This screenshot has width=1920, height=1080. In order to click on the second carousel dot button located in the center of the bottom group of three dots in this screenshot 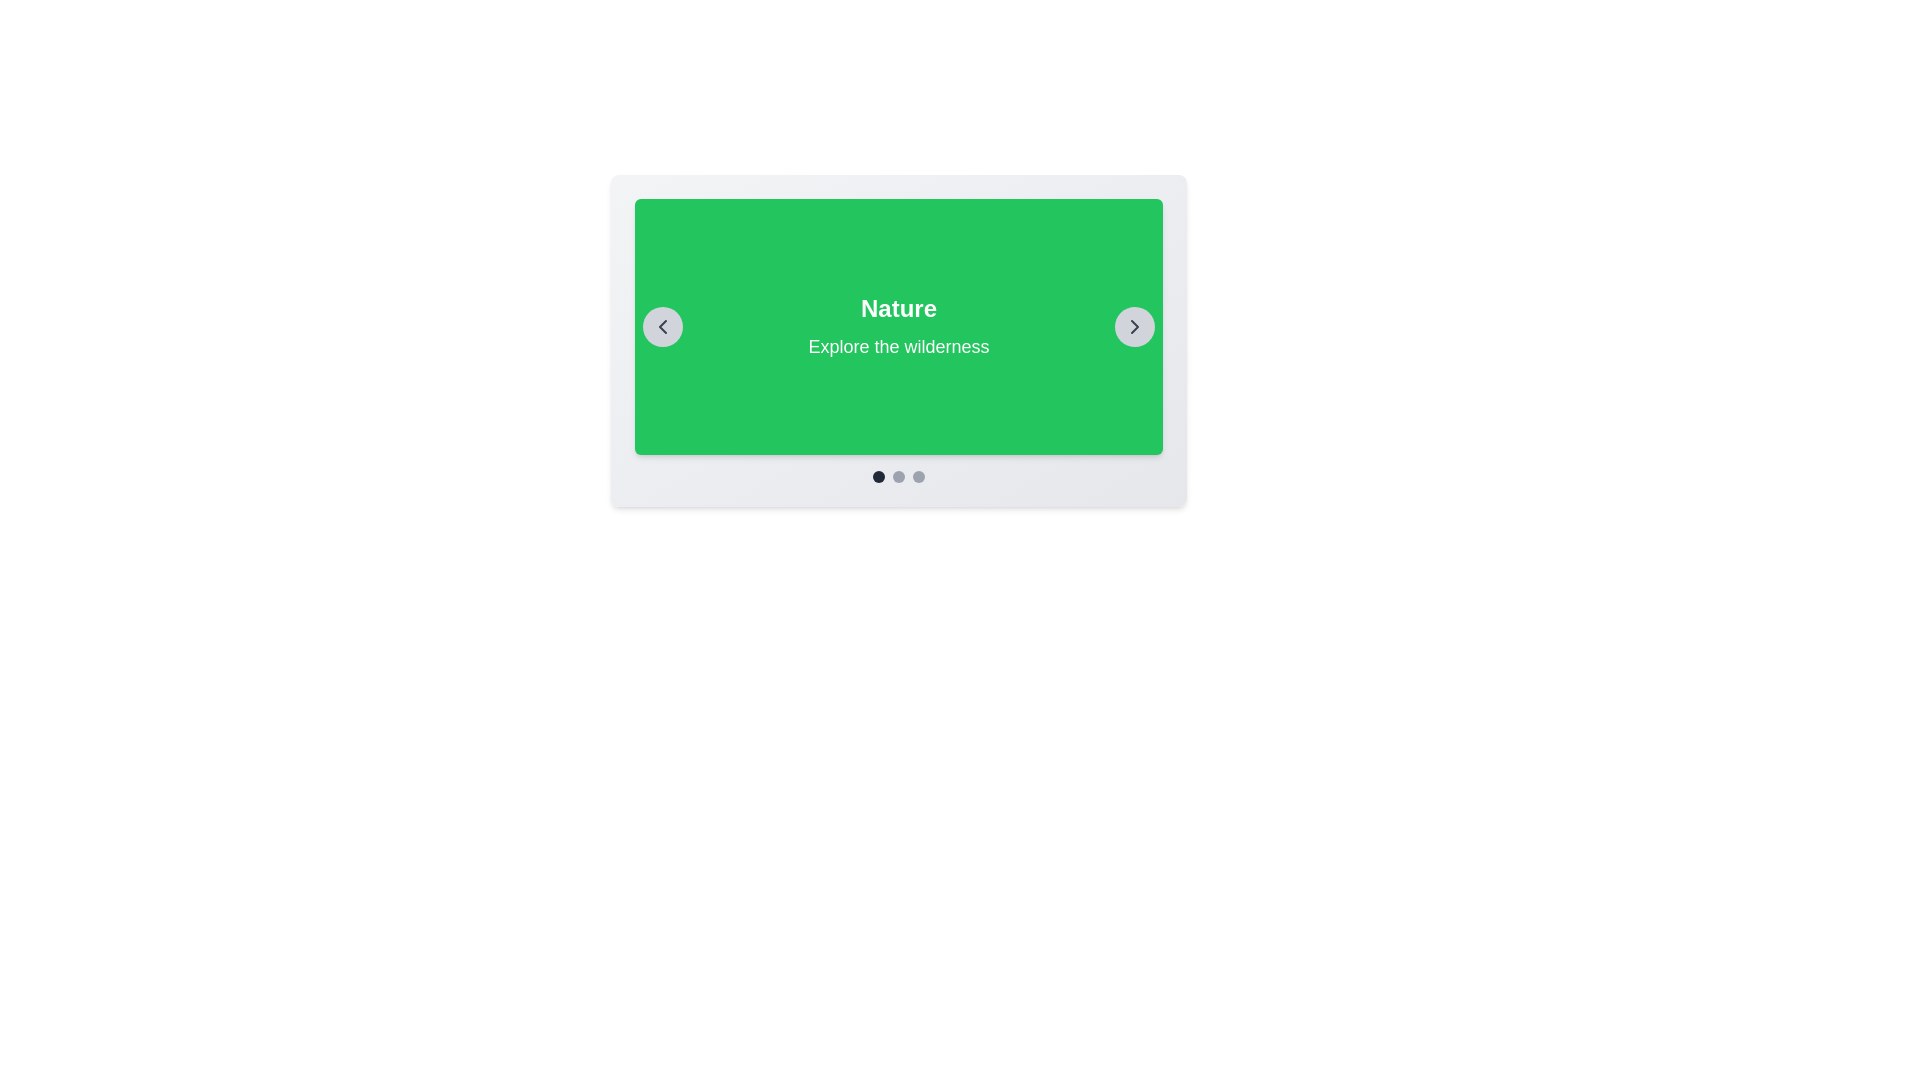, I will do `click(897, 477)`.